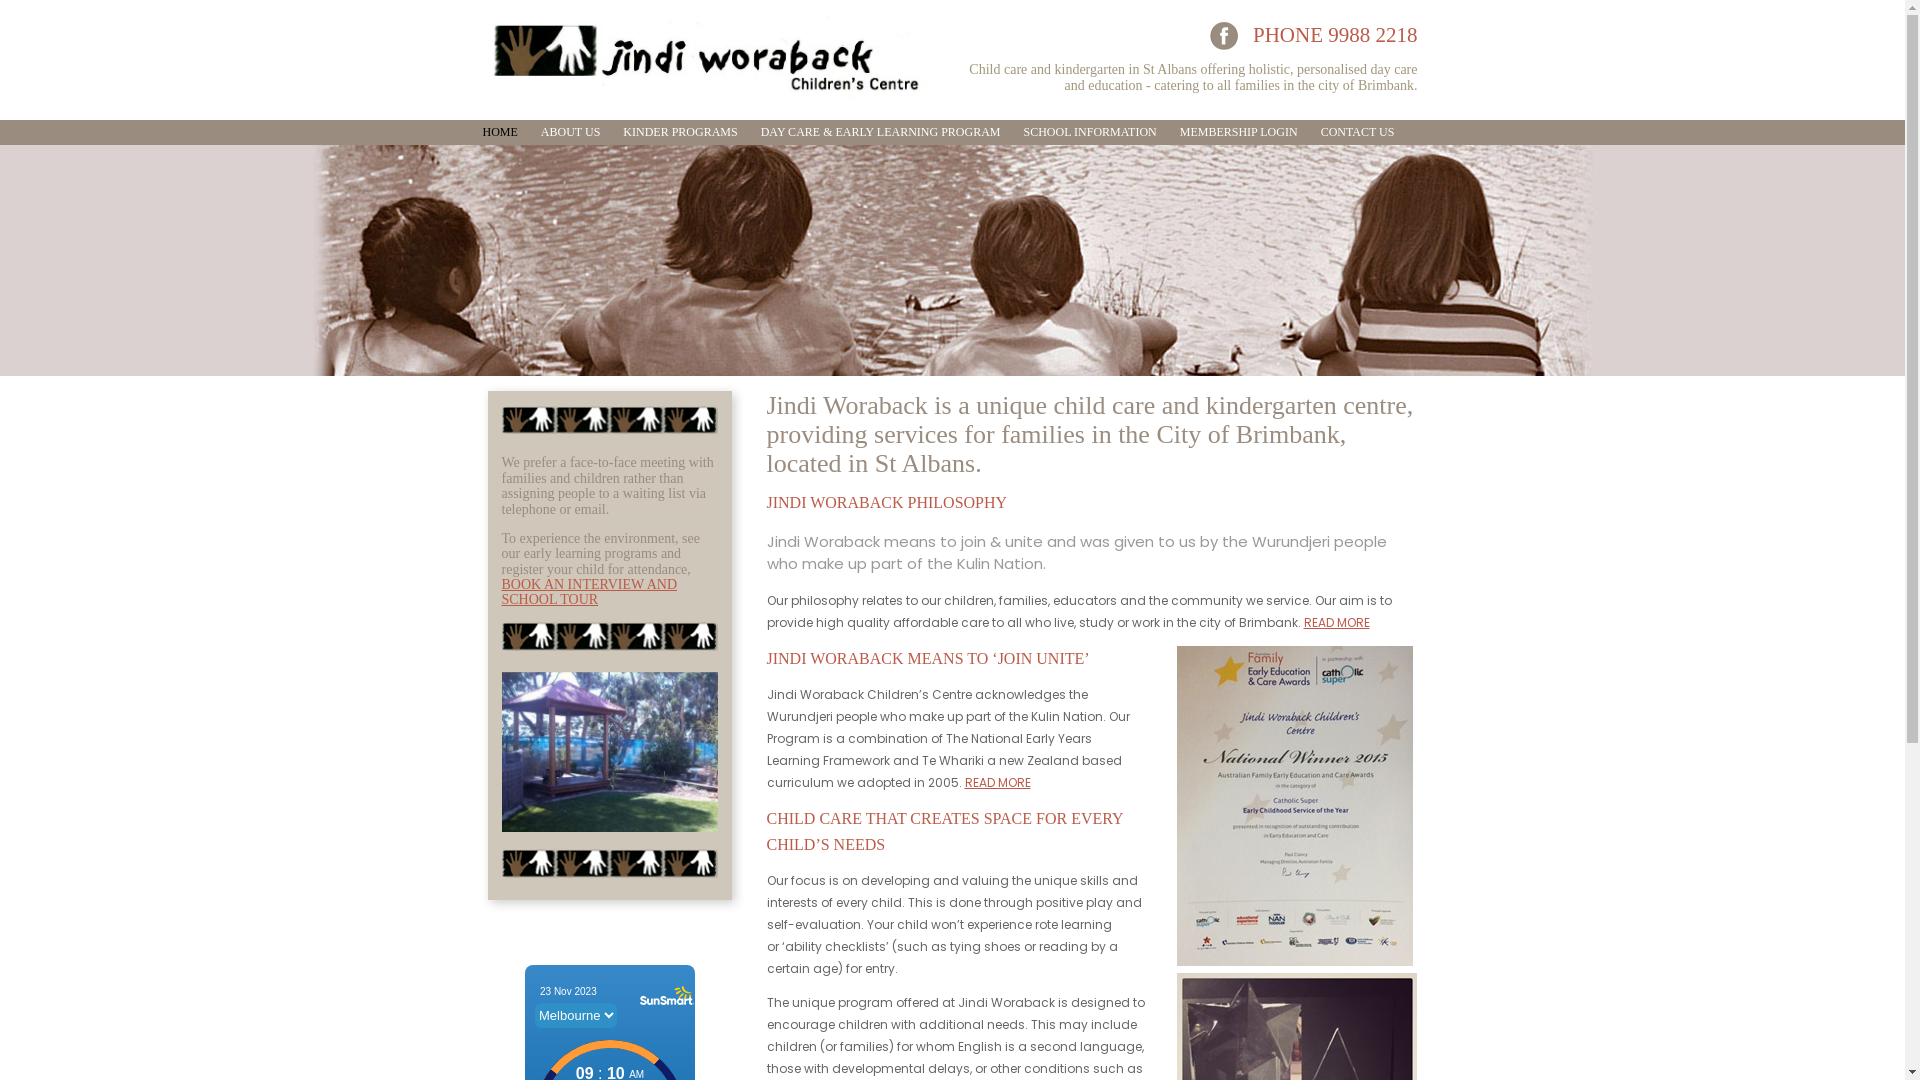  Describe the element at coordinates (569, 132) in the screenshot. I see `'ABOUT US'` at that location.